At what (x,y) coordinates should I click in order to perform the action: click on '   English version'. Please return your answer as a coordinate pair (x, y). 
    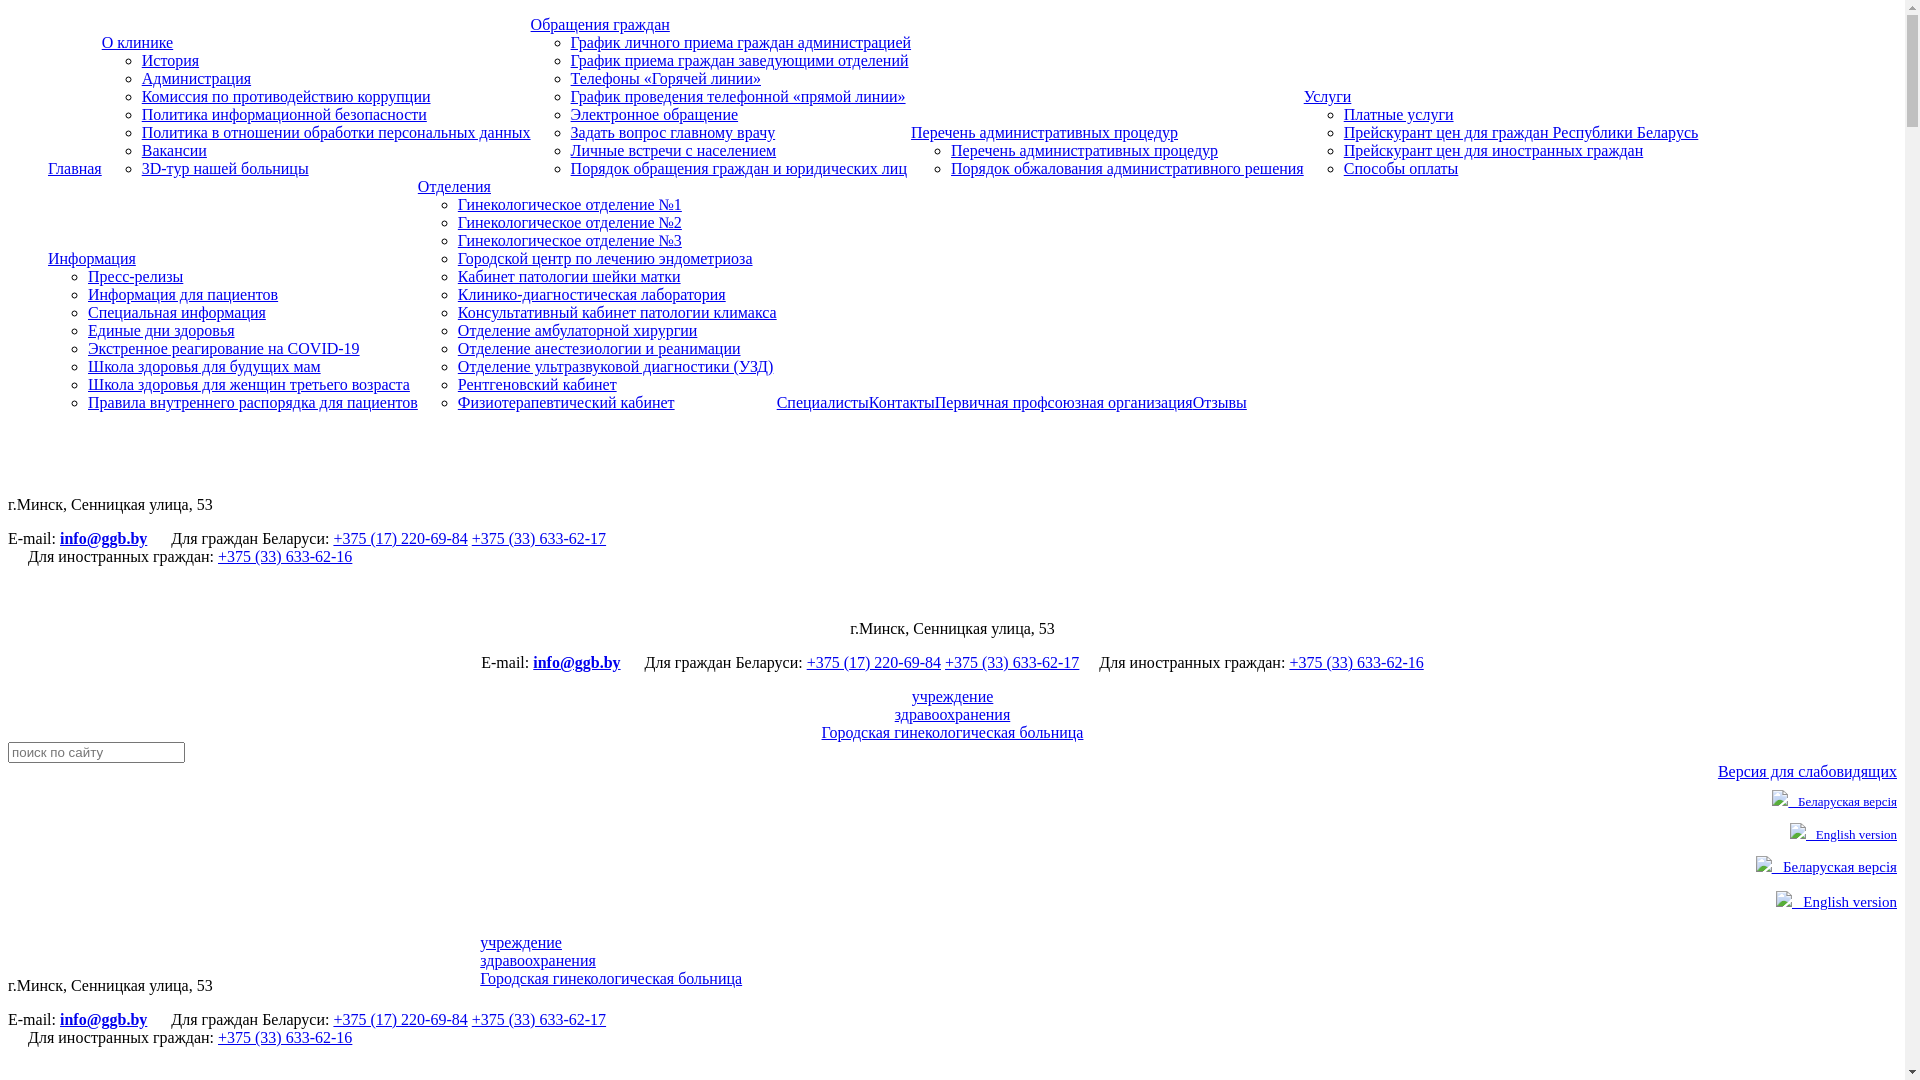
    Looking at the image, I should click on (1836, 902).